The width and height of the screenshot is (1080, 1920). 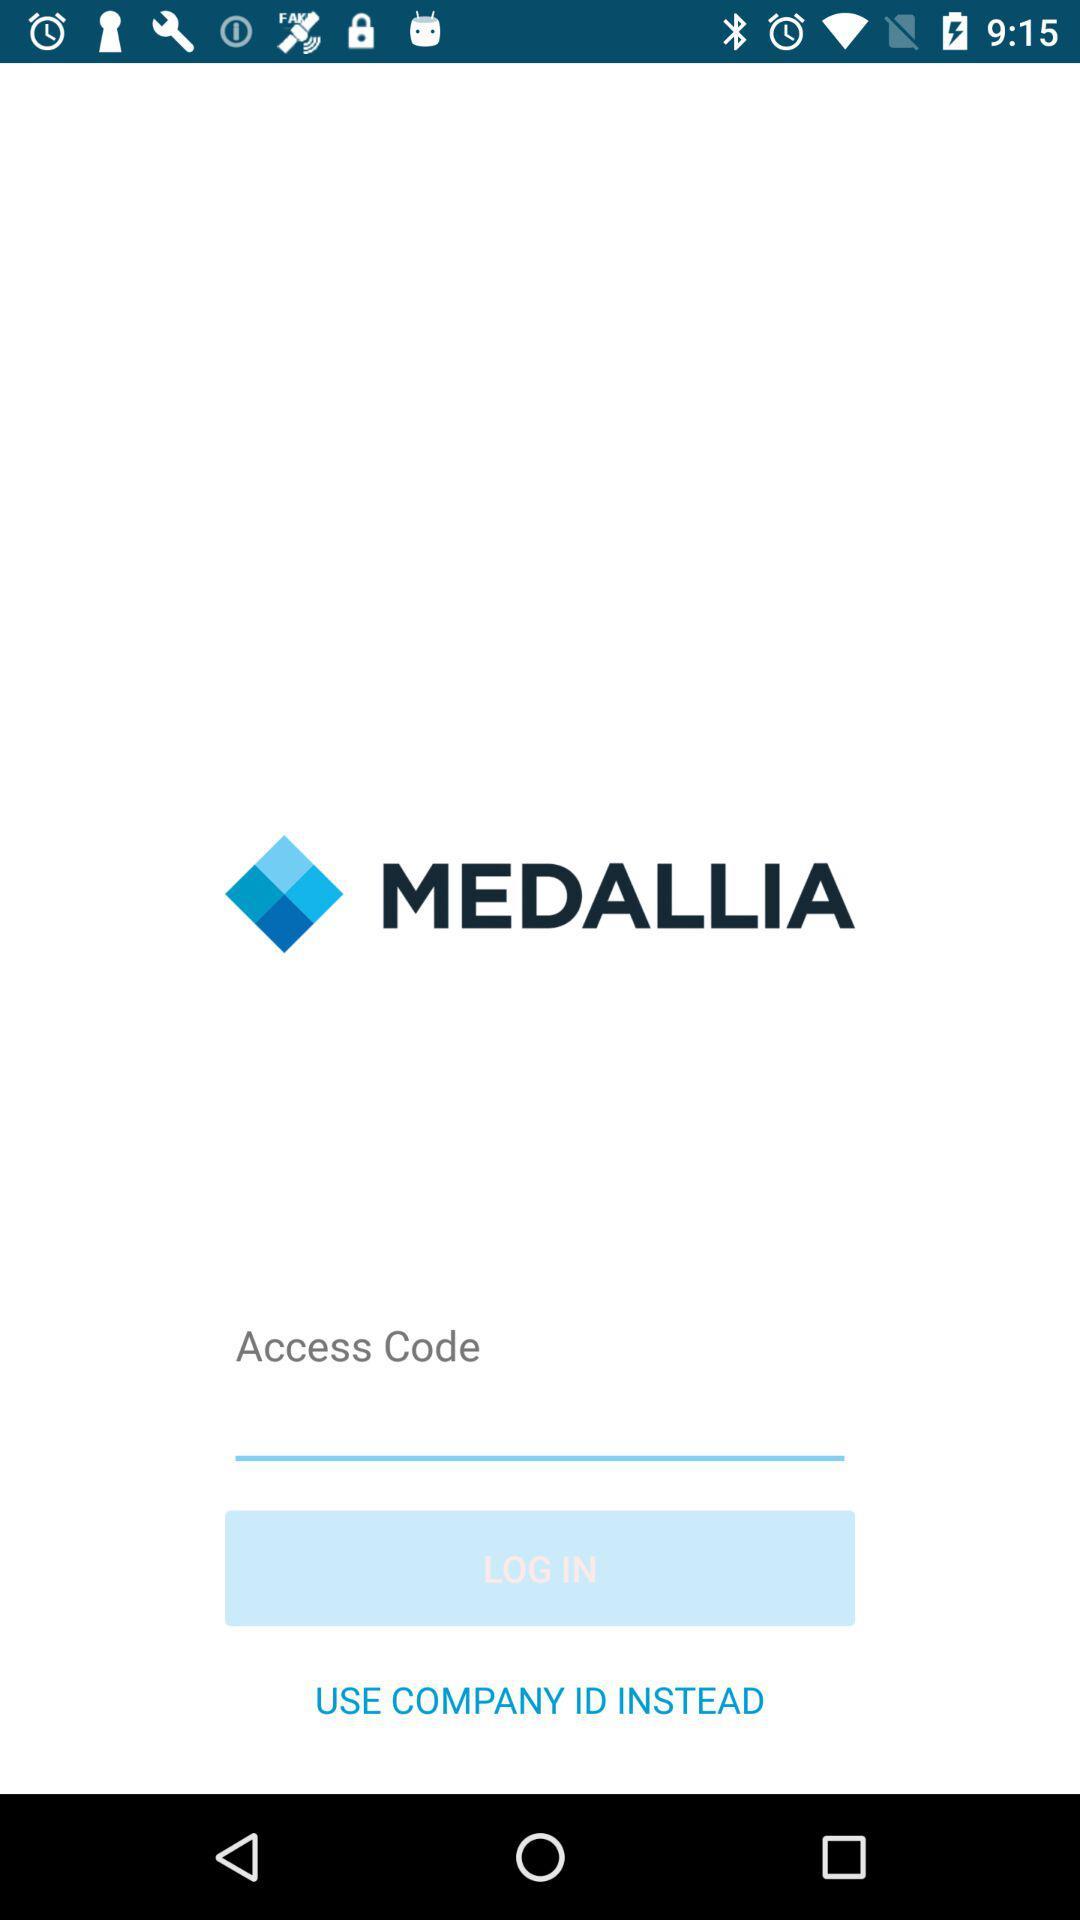 I want to click on ender the box, so click(x=540, y=1418).